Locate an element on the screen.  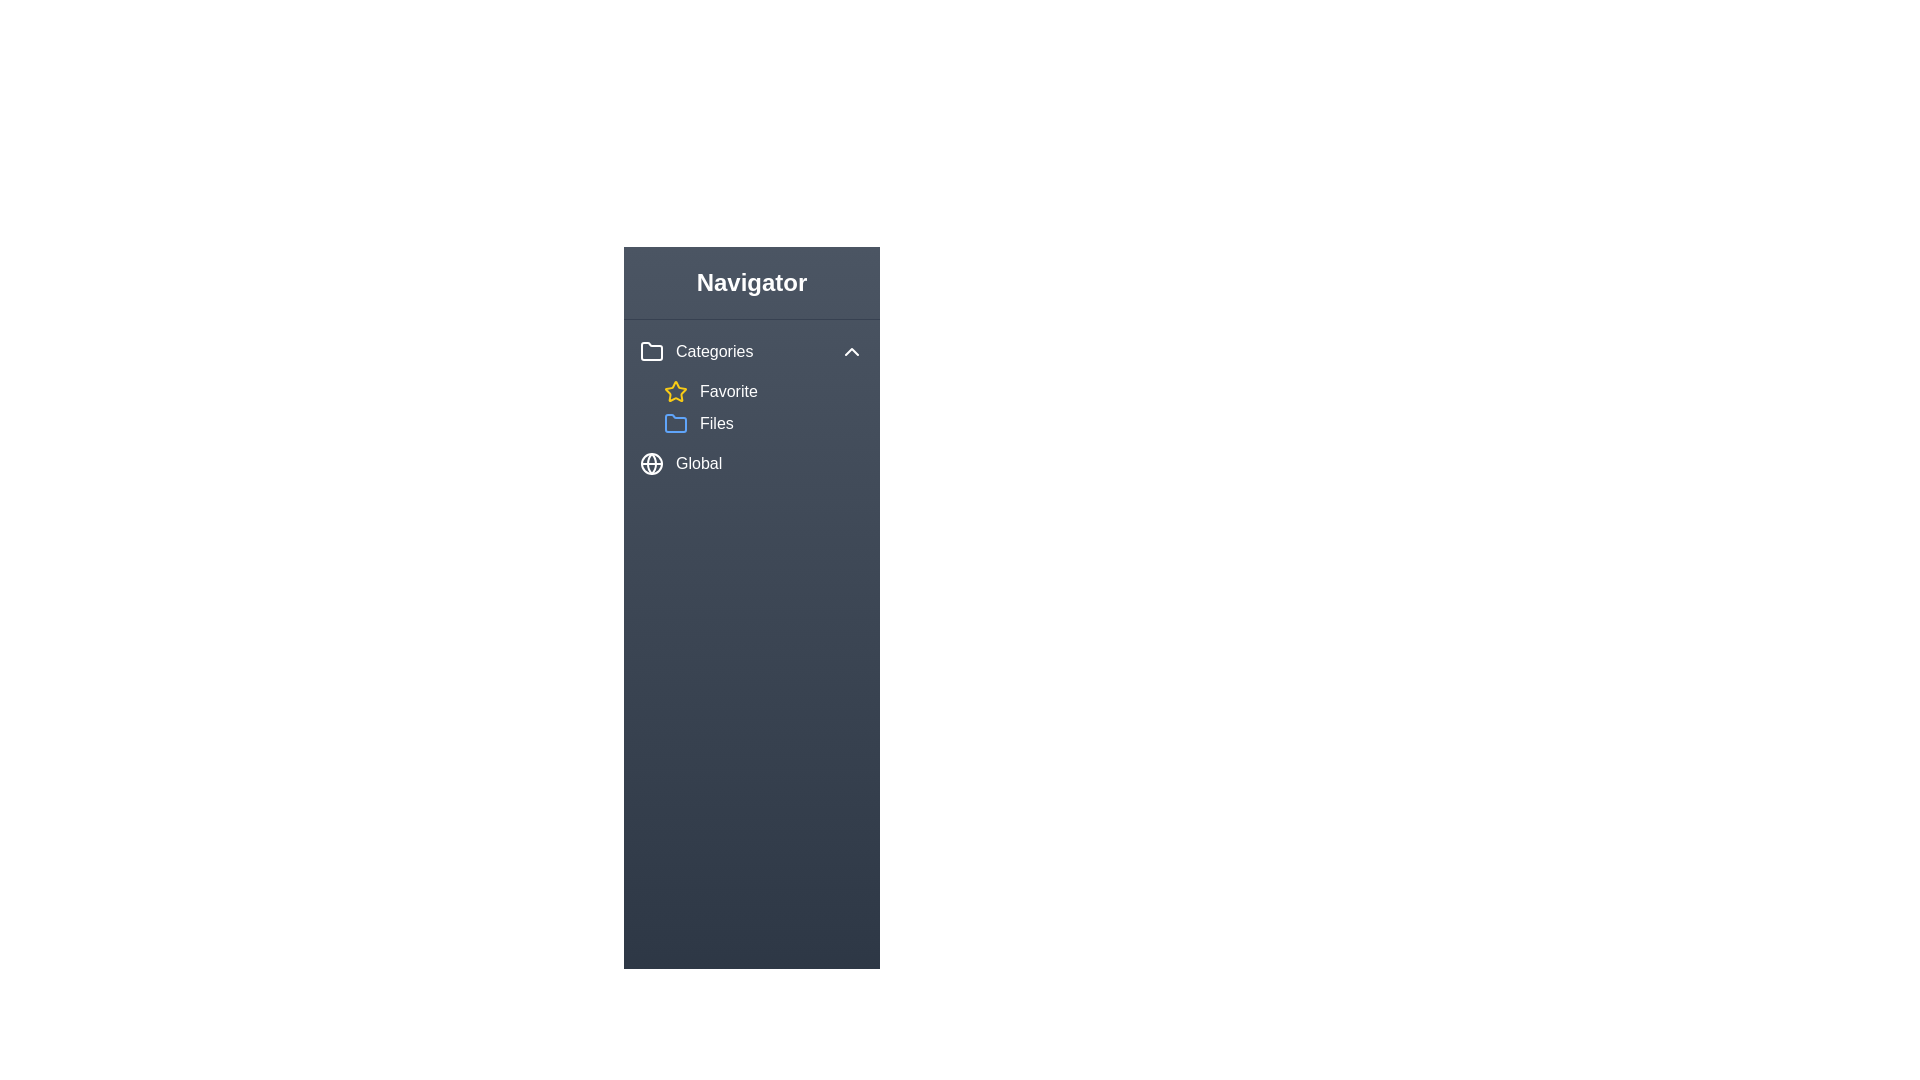
the 'Global' item in the navigation sidebar is located at coordinates (751, 463).